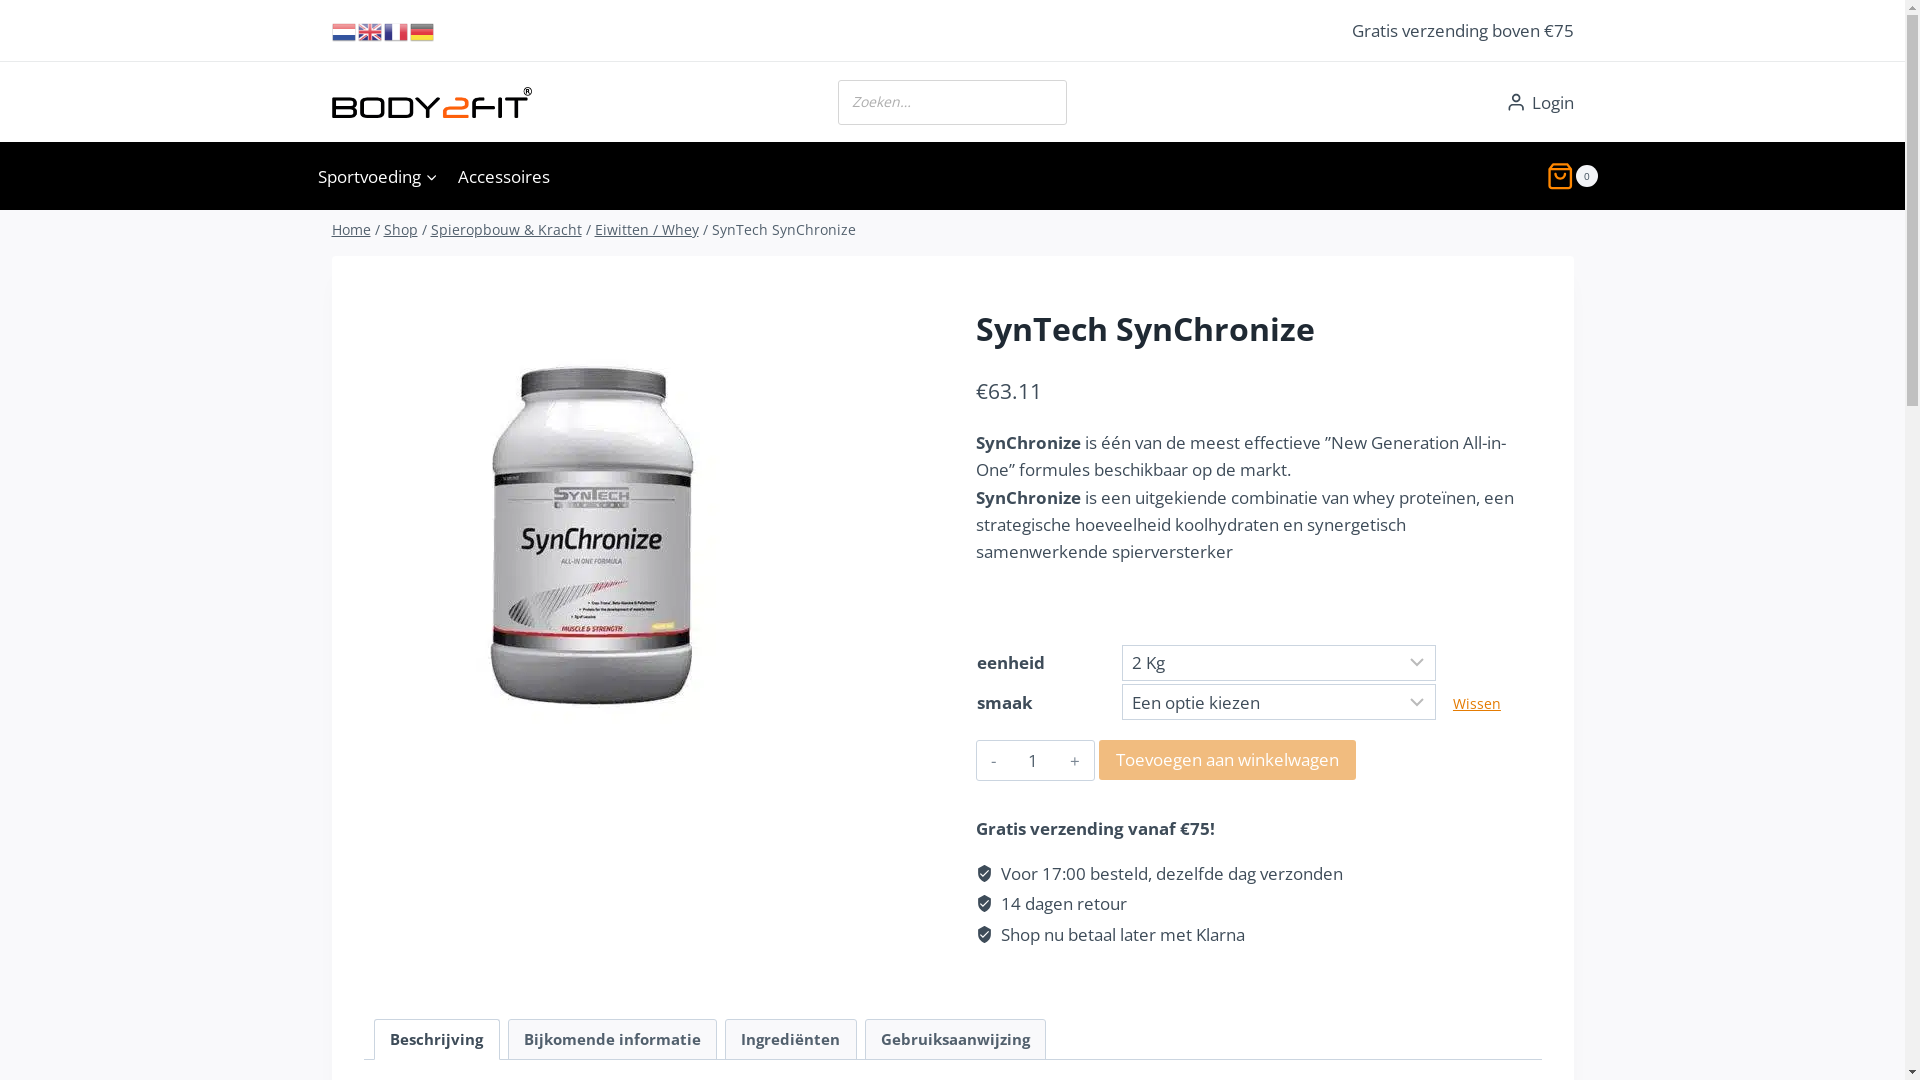 This screenshot has height=1080, width=1920. What do you see at coordinates (429, 228) in the screenshot?
I see `'Spieropbouw & Kracht'` at bounding box center [429, 228].